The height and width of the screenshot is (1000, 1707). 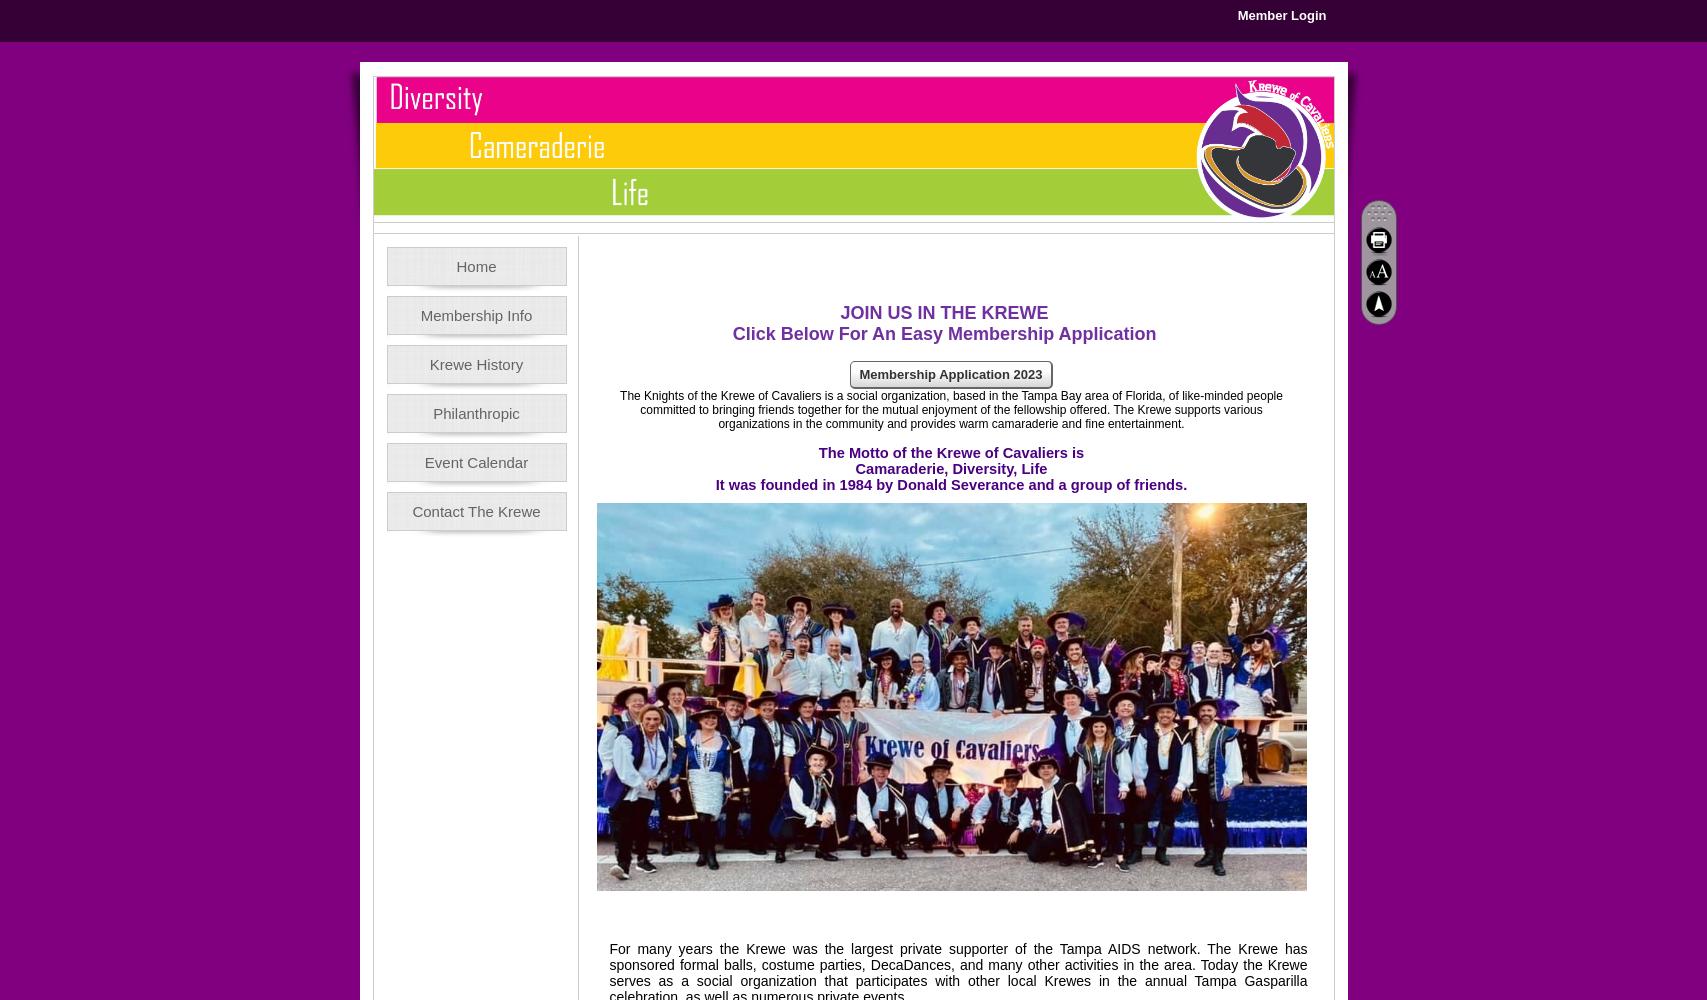 What do you see at coordinates (476, 266) in the screenshot?
I see `'Home'` at bounding box center [476, 266].